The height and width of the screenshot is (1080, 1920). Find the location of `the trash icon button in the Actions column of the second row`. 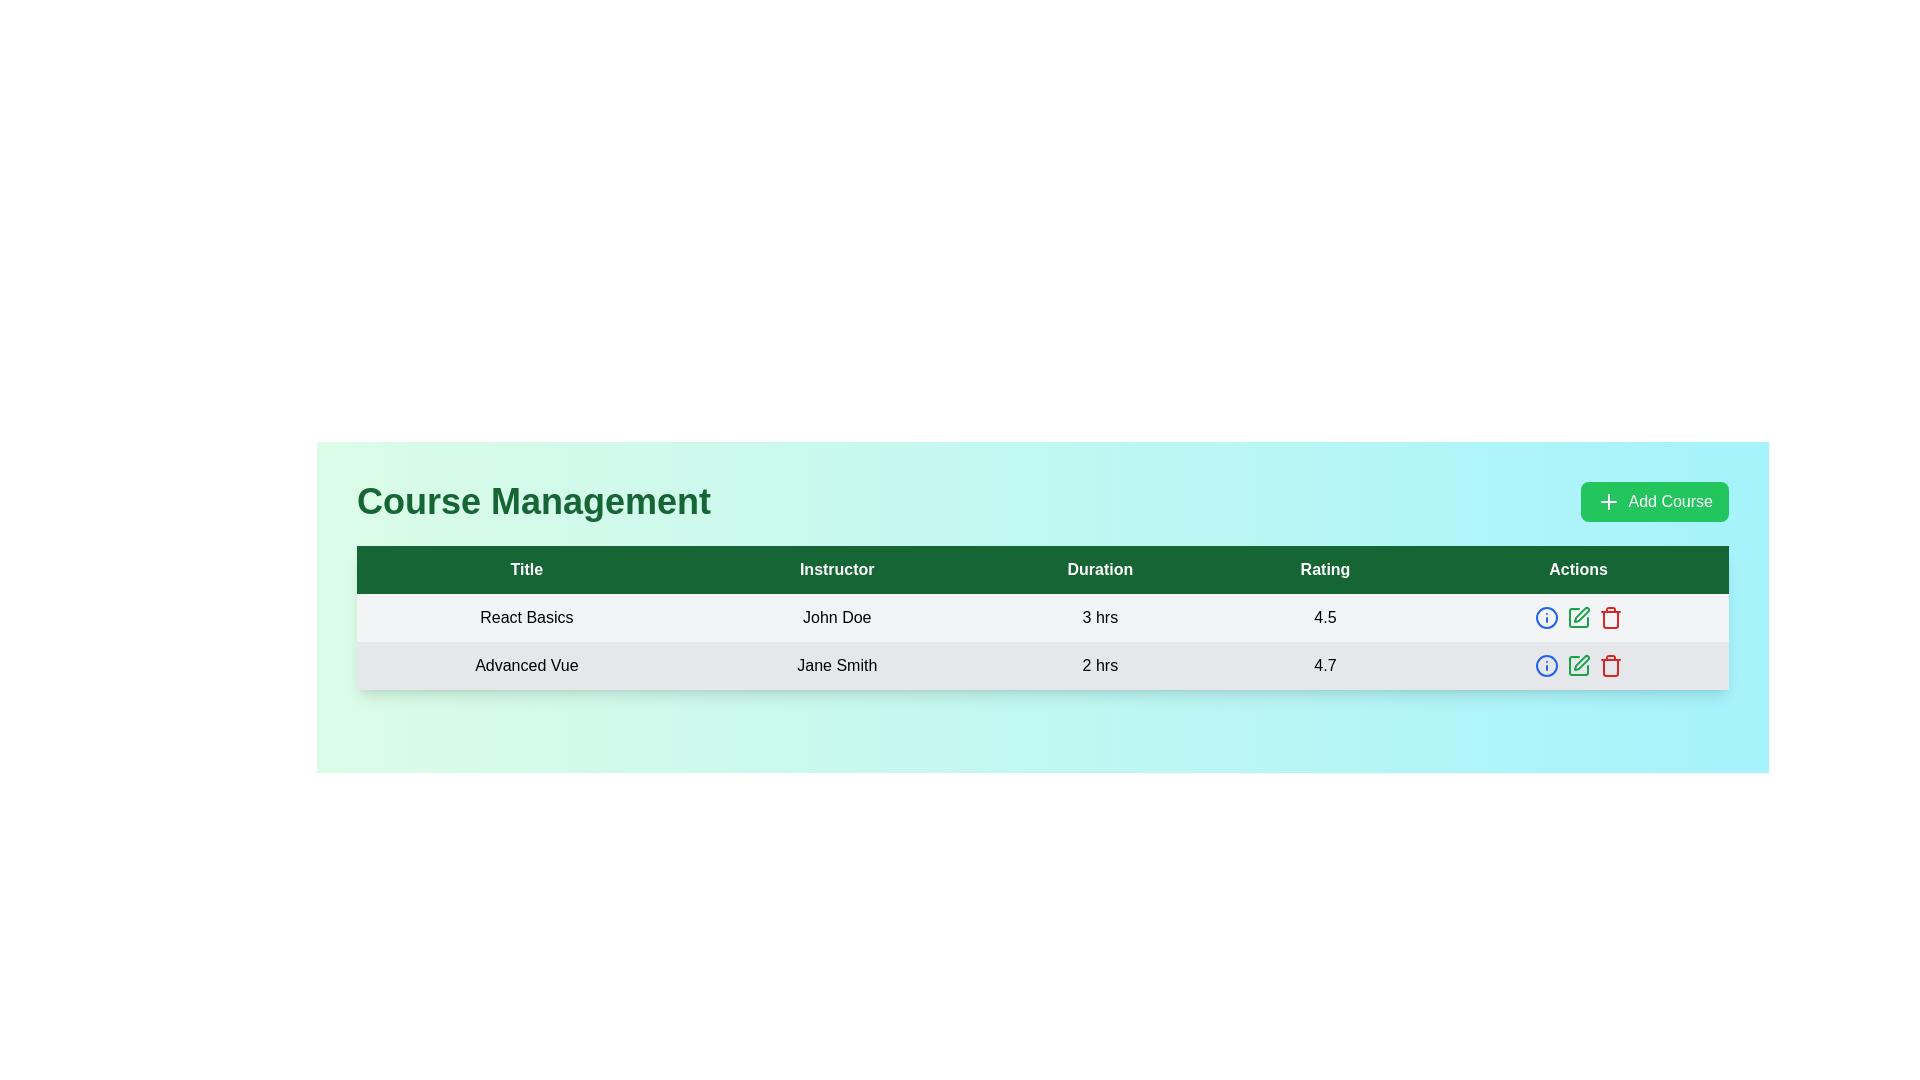

the trash icon button in the Actions column of the second row is located at coordinates (1610, 666).